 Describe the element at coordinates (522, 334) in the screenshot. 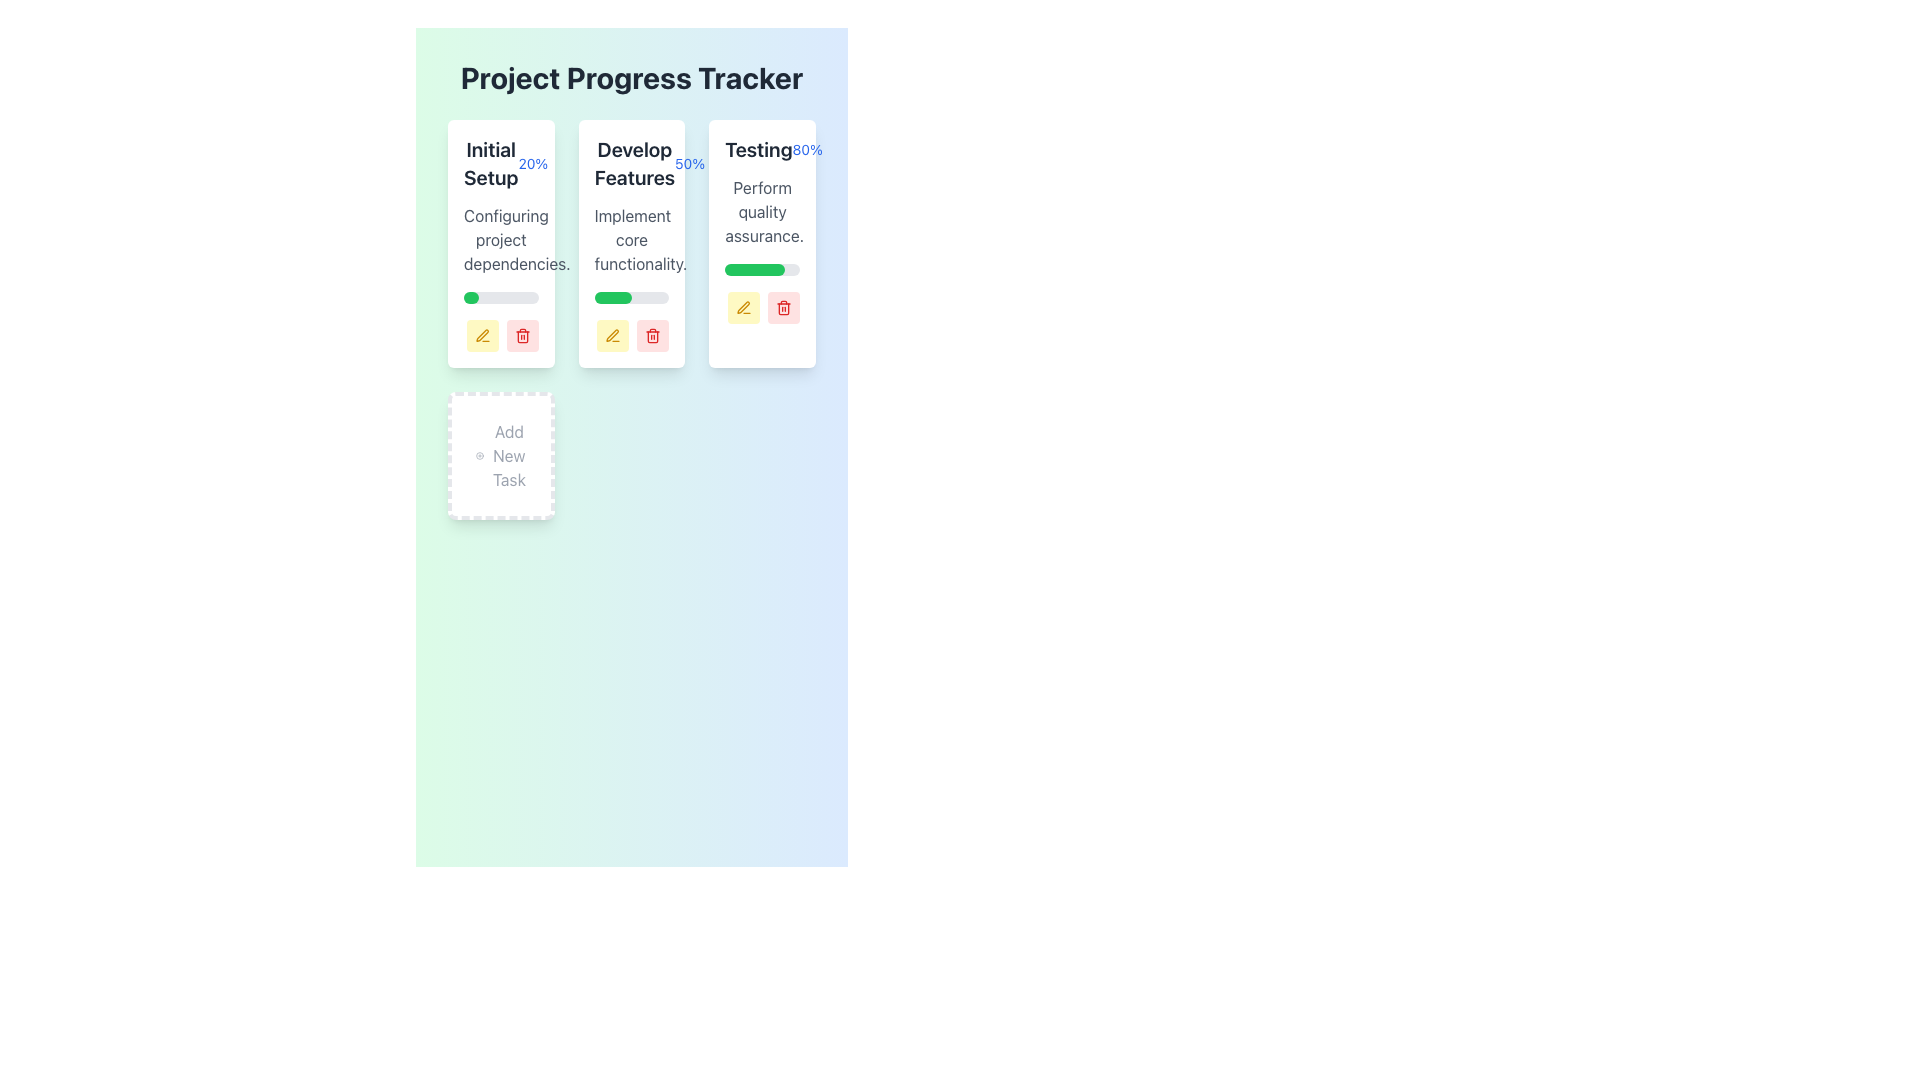

I see `the delete button located in the bottom-right corner of the 'Initial Setup' card` at that location.